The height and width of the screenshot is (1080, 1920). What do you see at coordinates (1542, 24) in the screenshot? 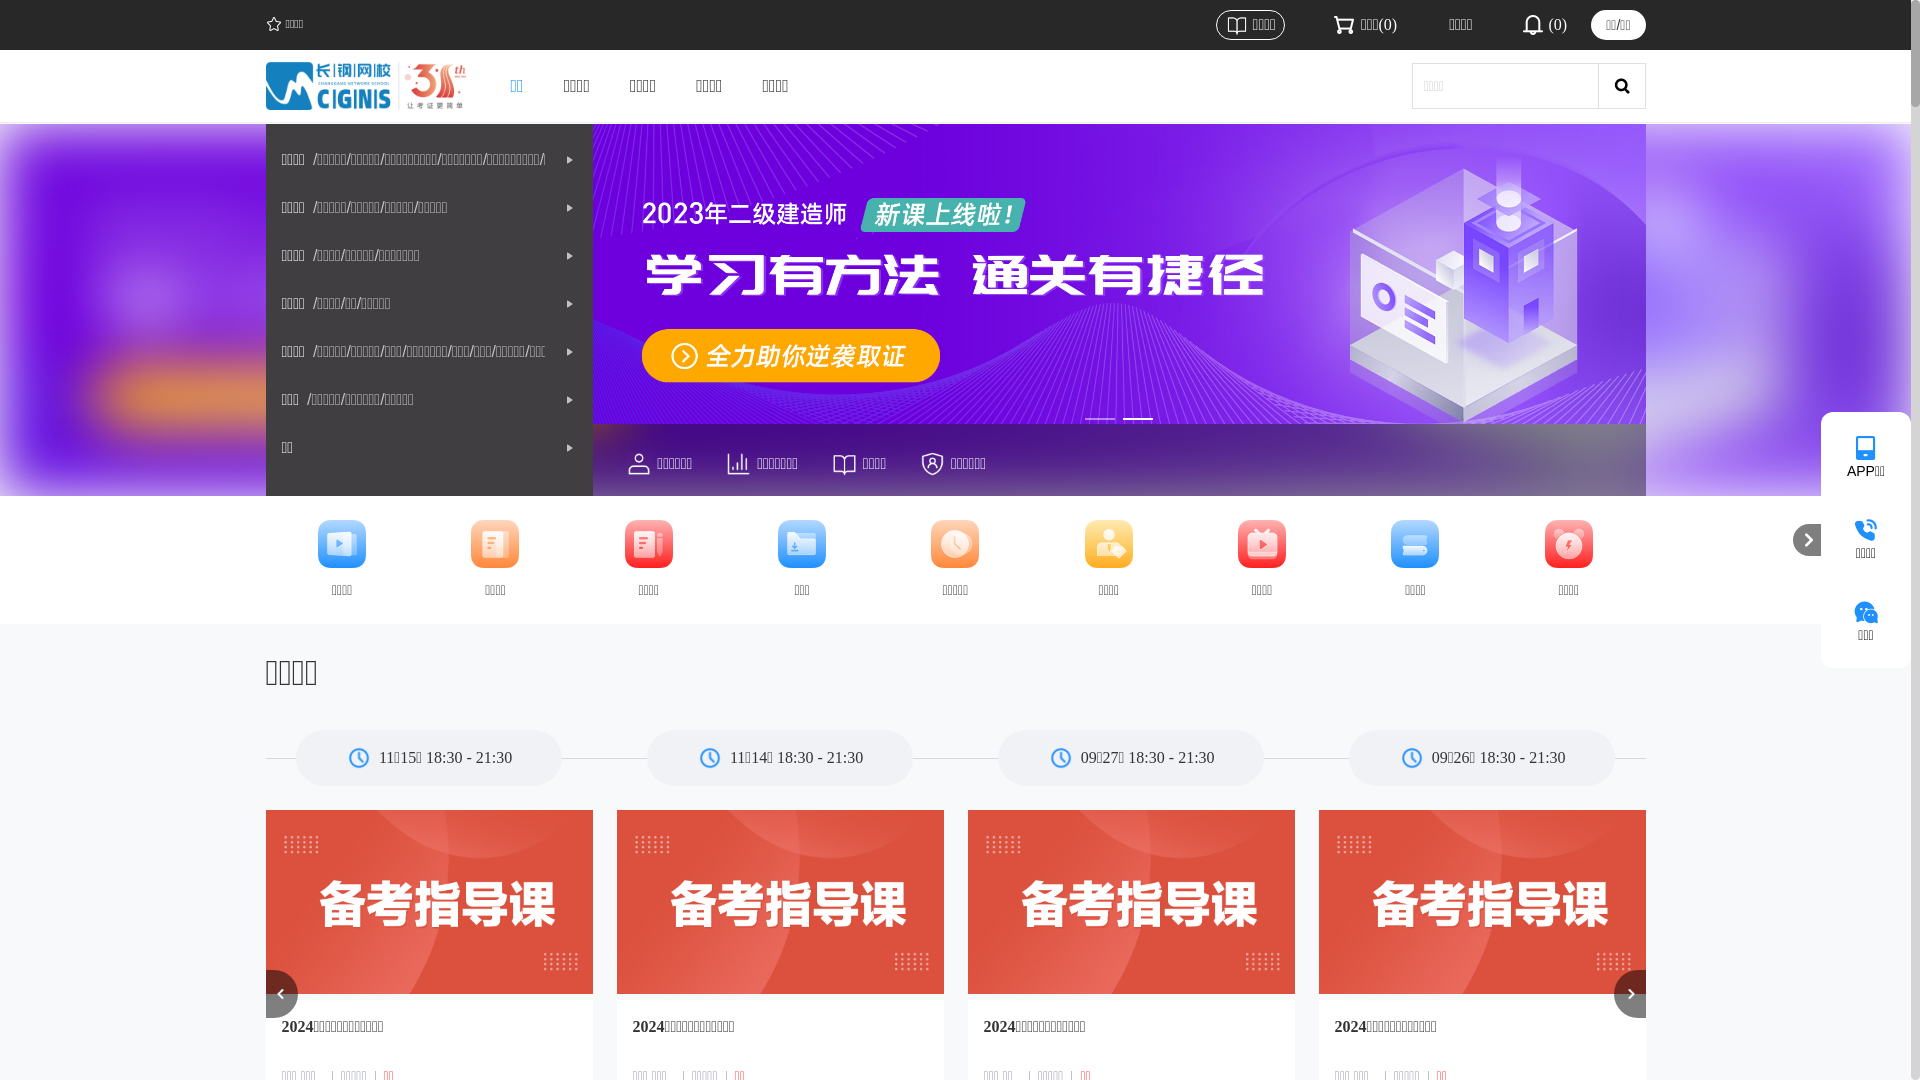
I see `'(0)'` at bounding box center [1542, 24].